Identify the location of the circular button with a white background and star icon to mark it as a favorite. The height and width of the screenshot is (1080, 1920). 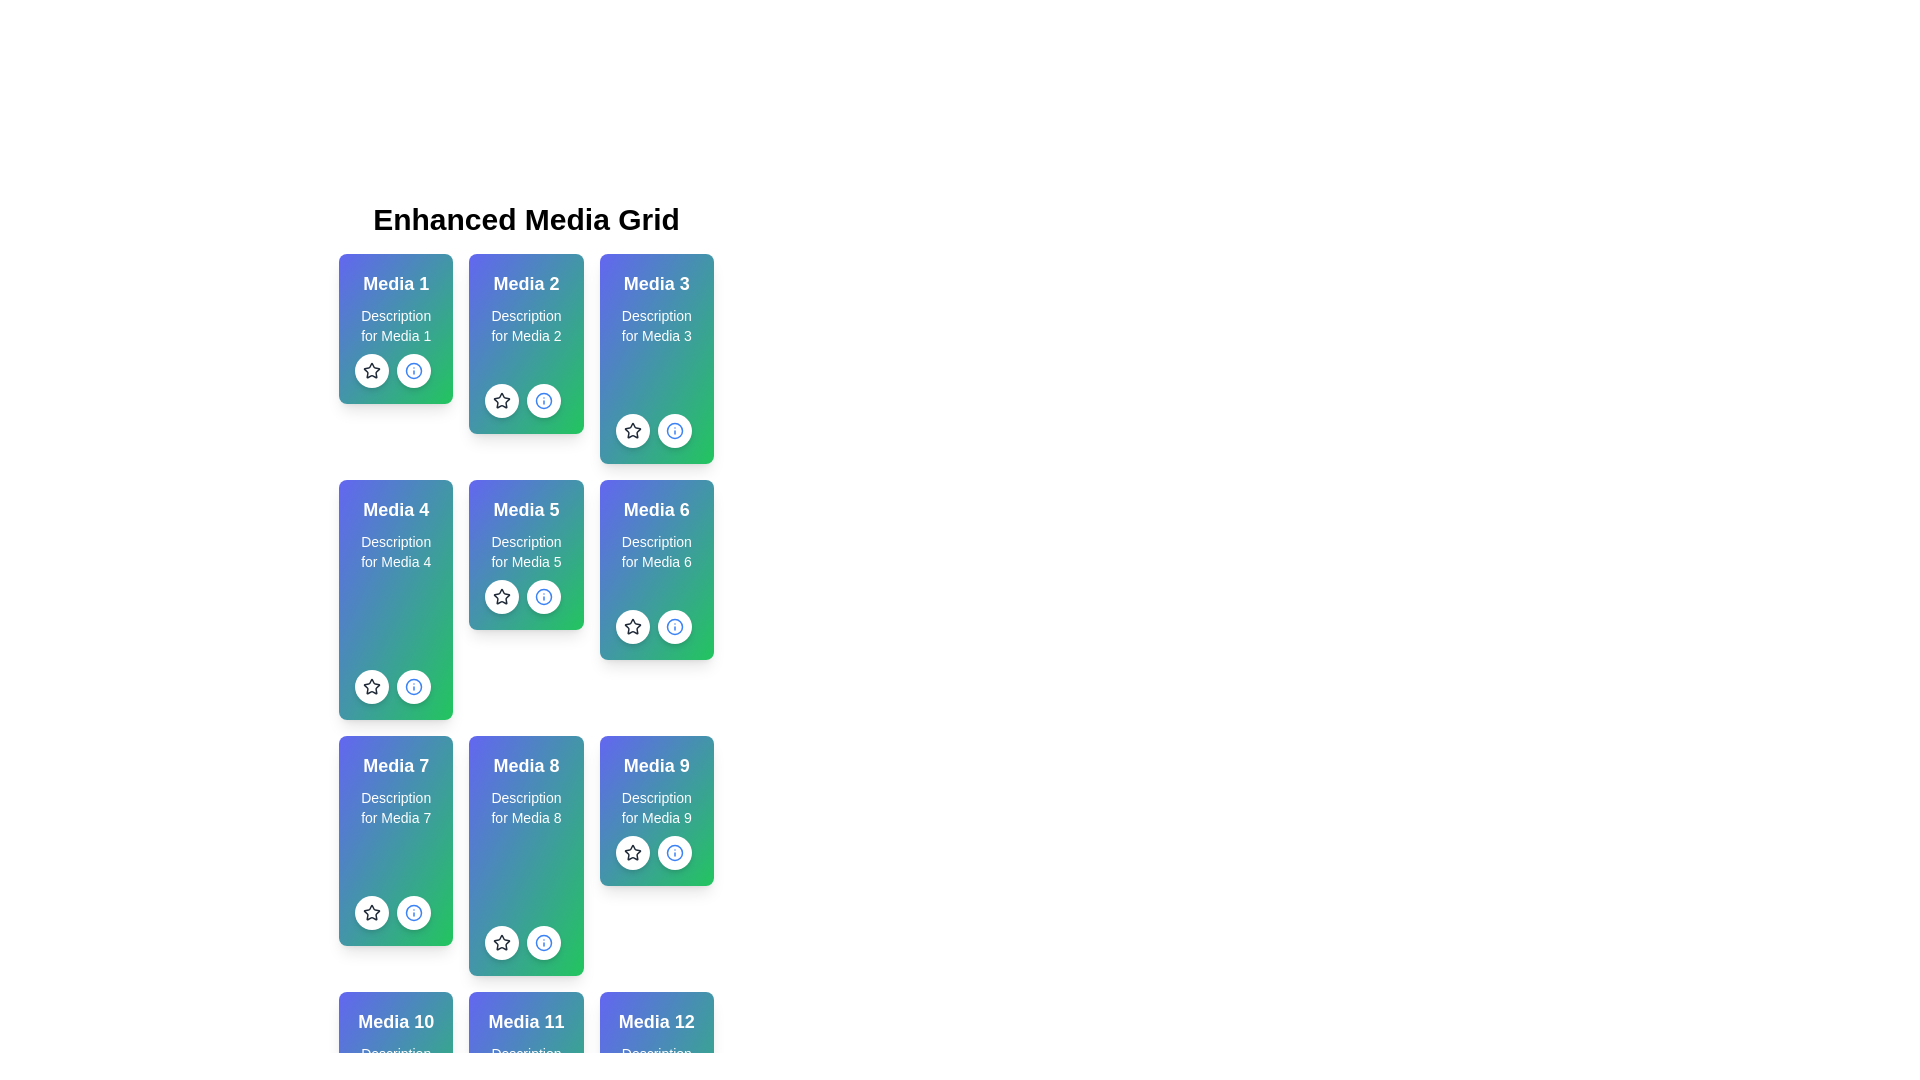
(631, 852).